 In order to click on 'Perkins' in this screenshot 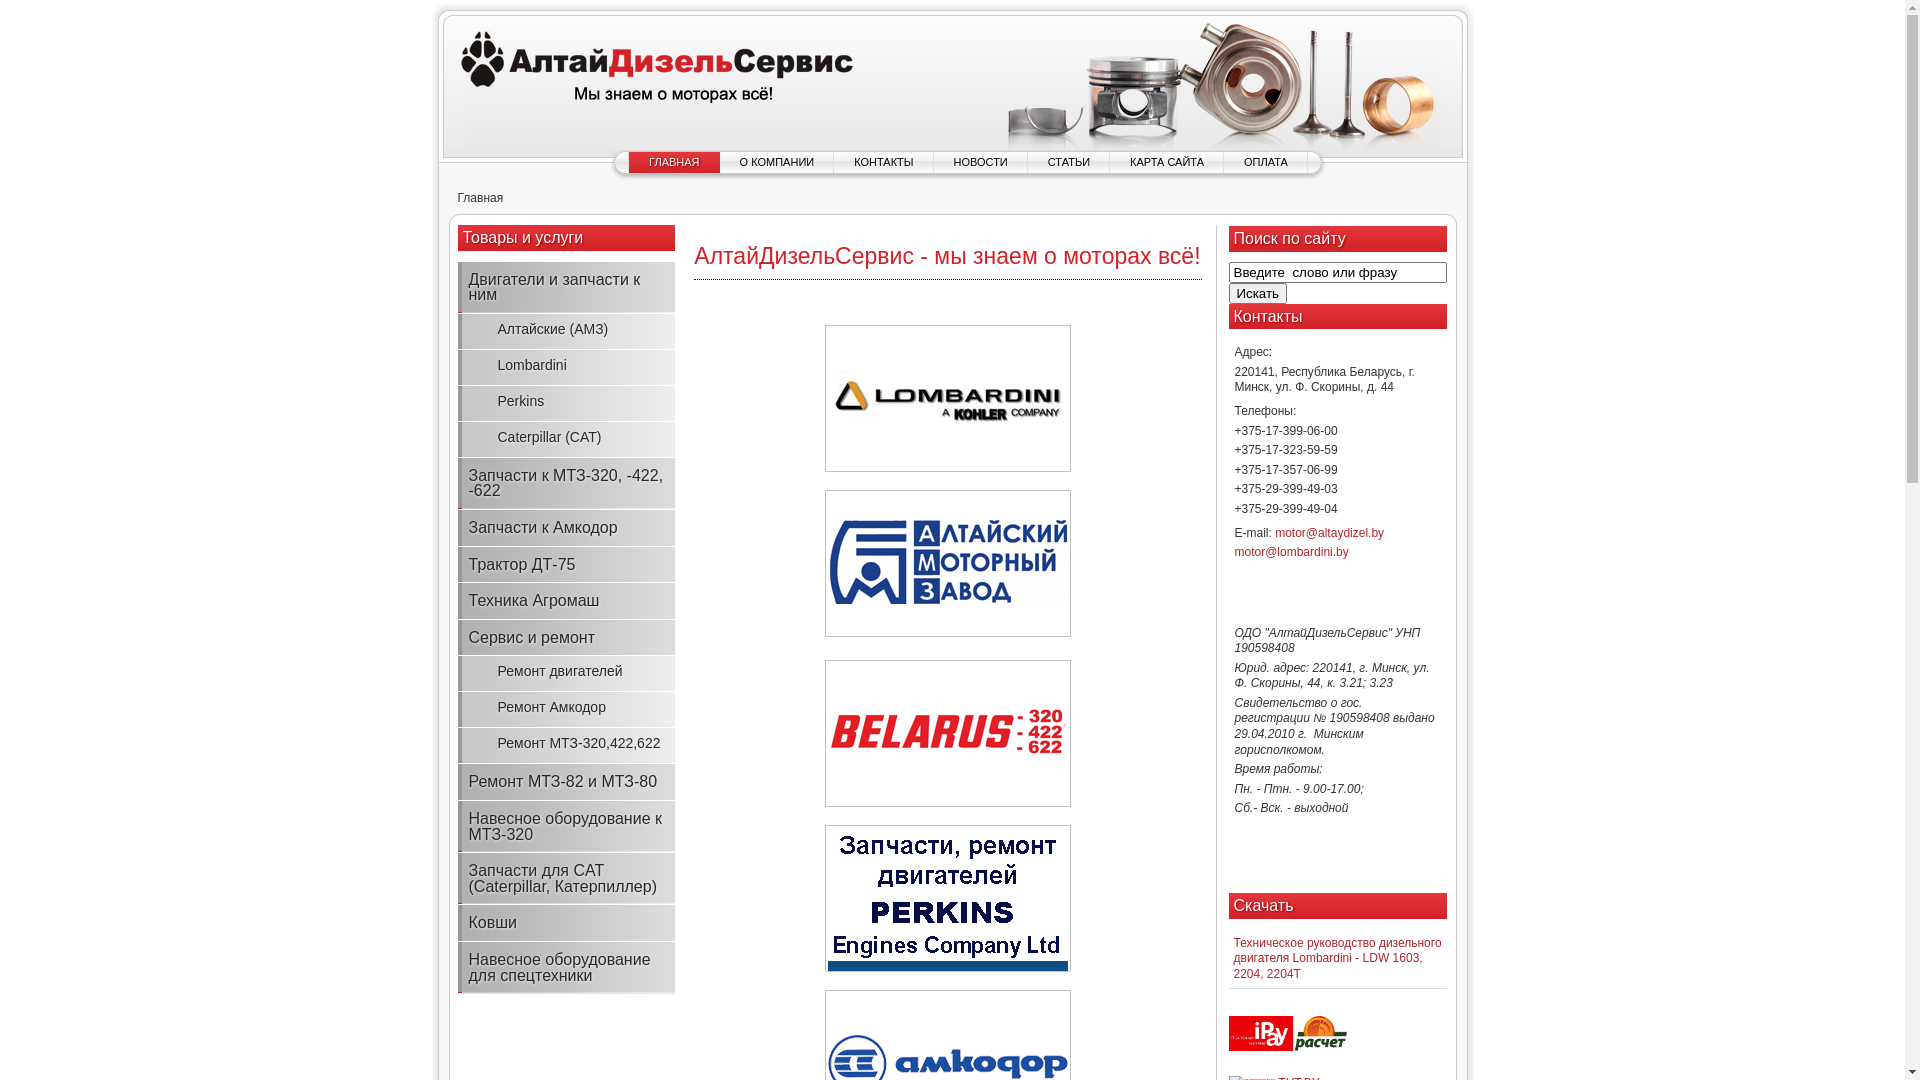, I will do `click(565, 402)`.